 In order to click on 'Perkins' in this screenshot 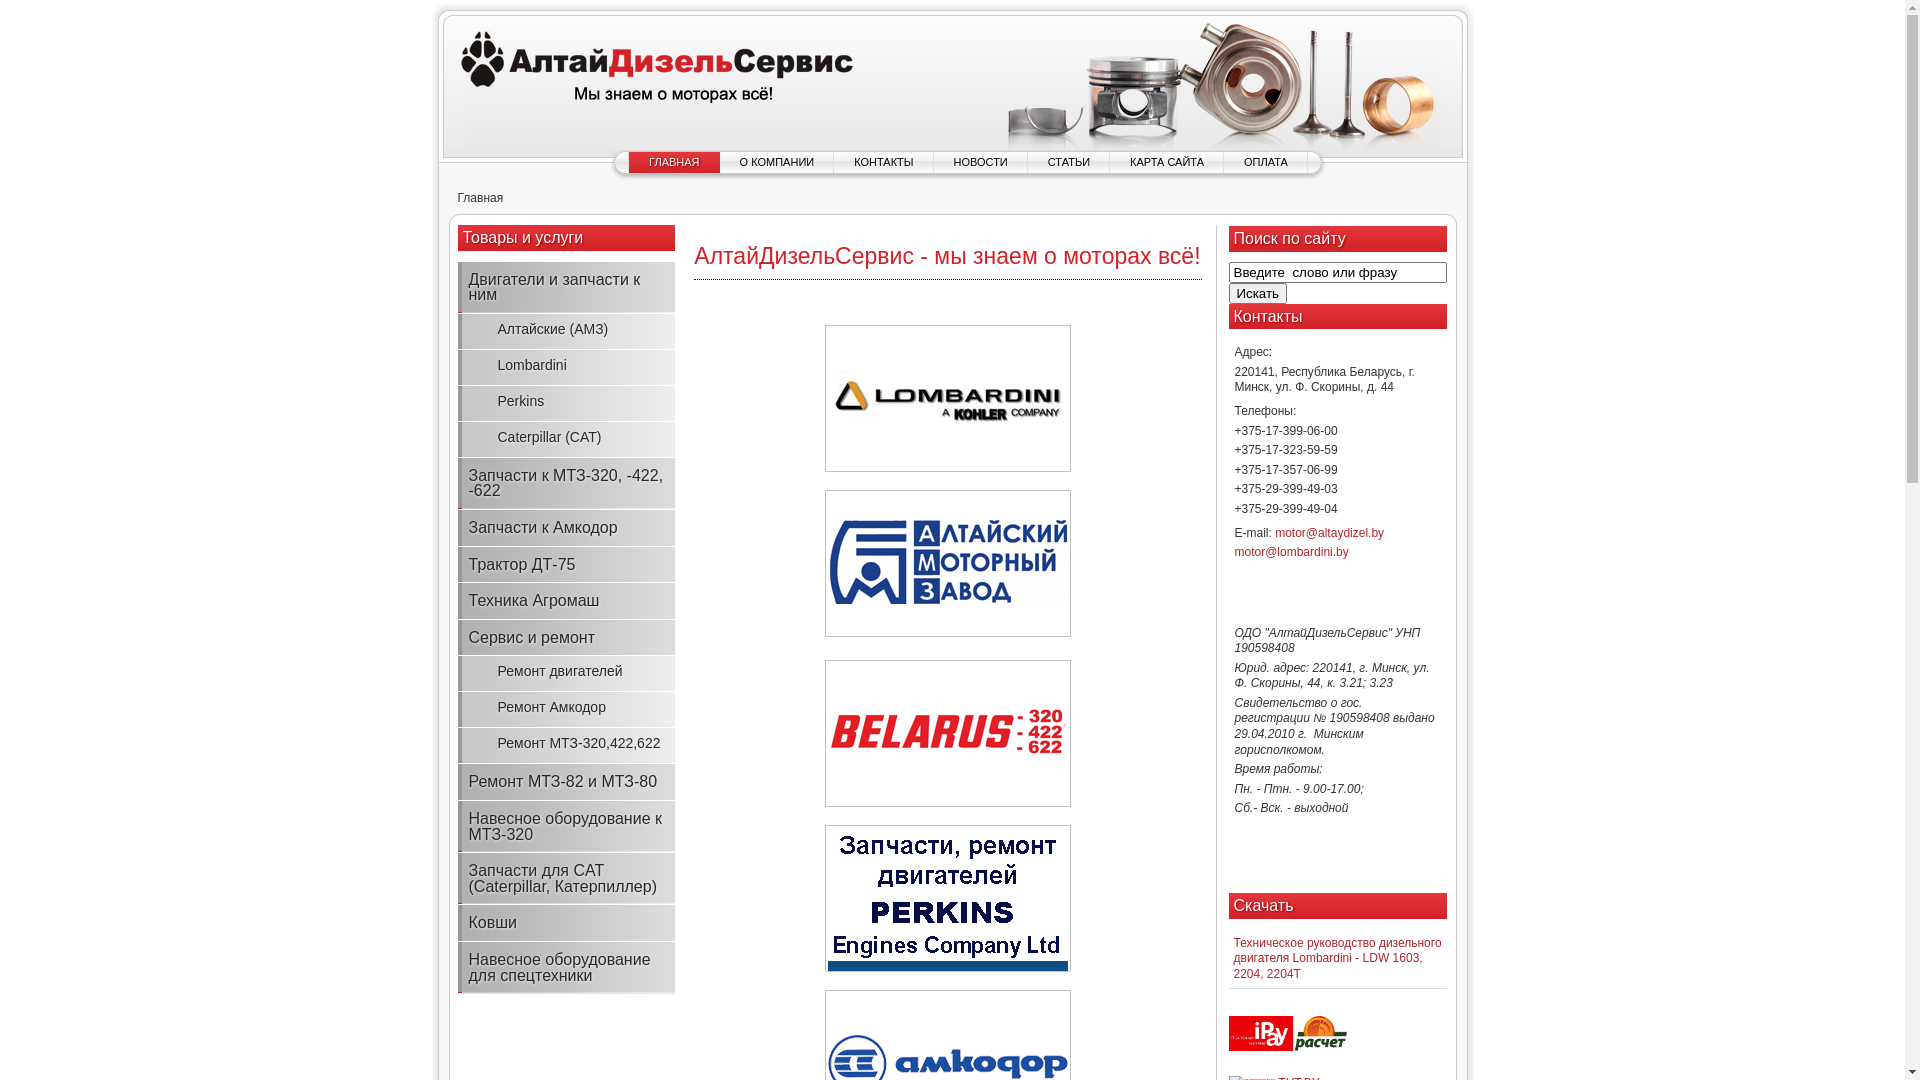, I will do `click(565, 402)`.